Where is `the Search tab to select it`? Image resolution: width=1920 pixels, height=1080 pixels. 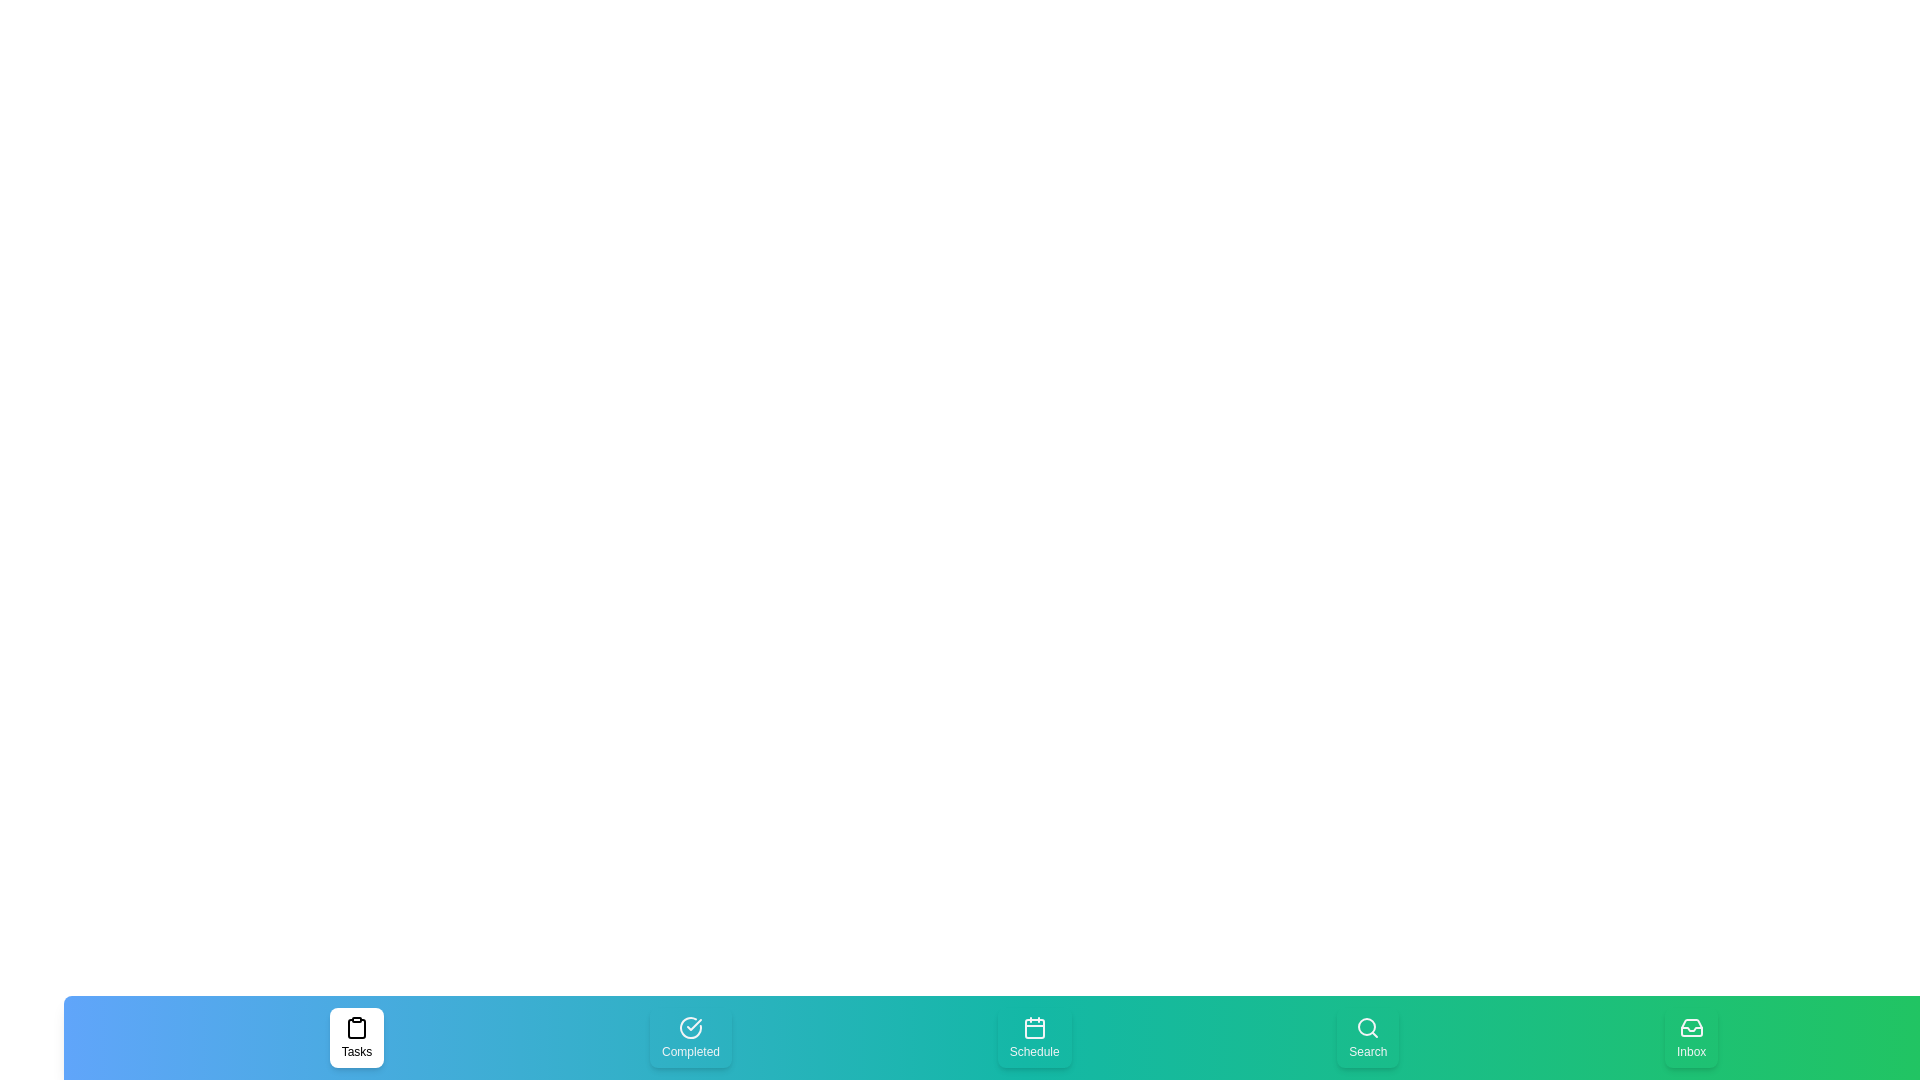 the Search tab to select it is located at coordinates (1367, 1036).